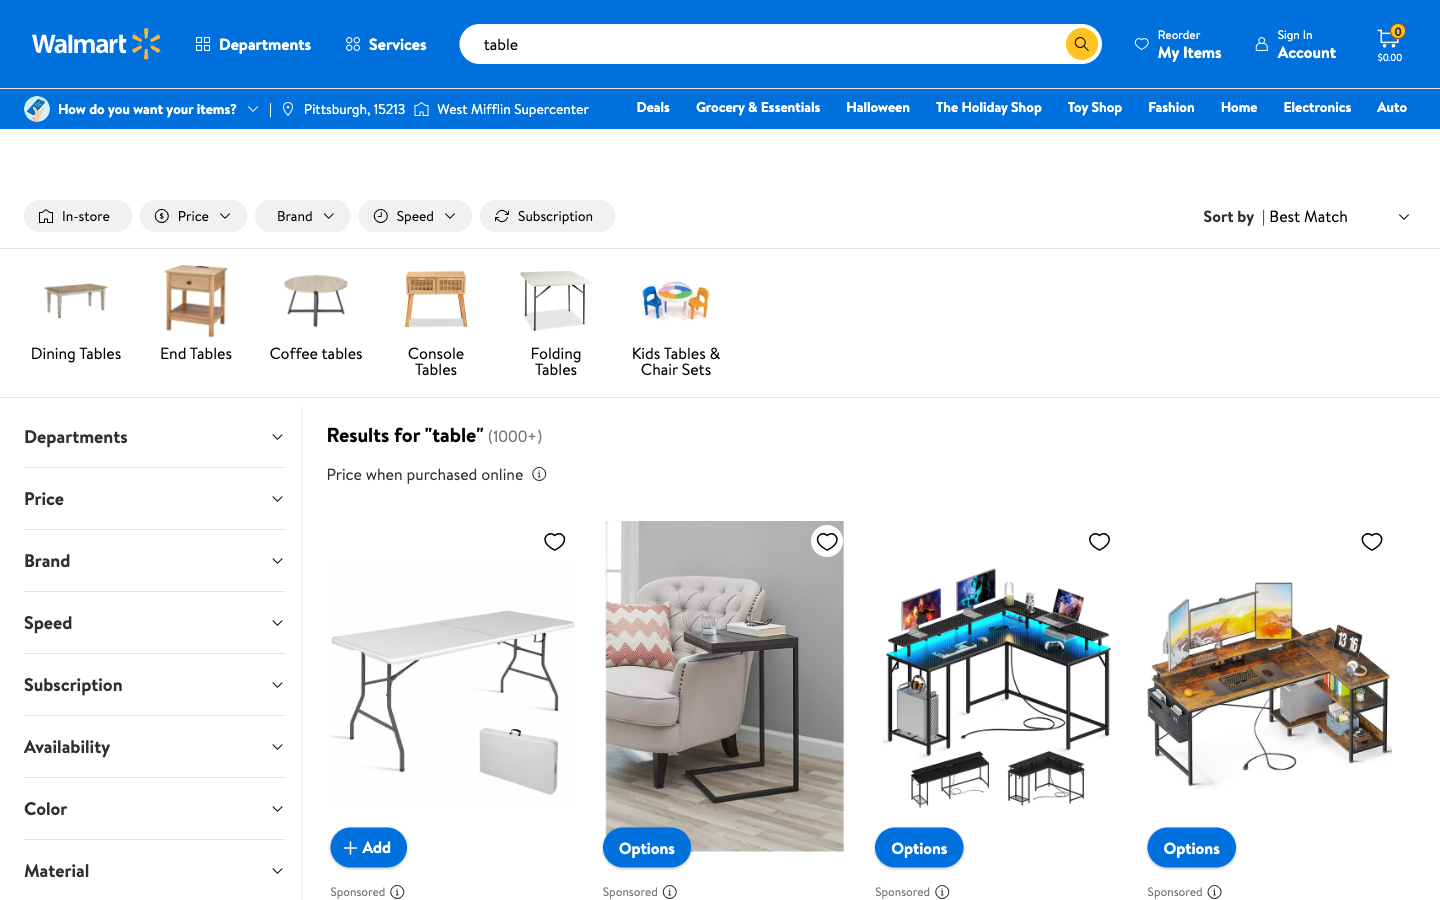  I want to click on Explore options for study tables, so click(1050, 43).